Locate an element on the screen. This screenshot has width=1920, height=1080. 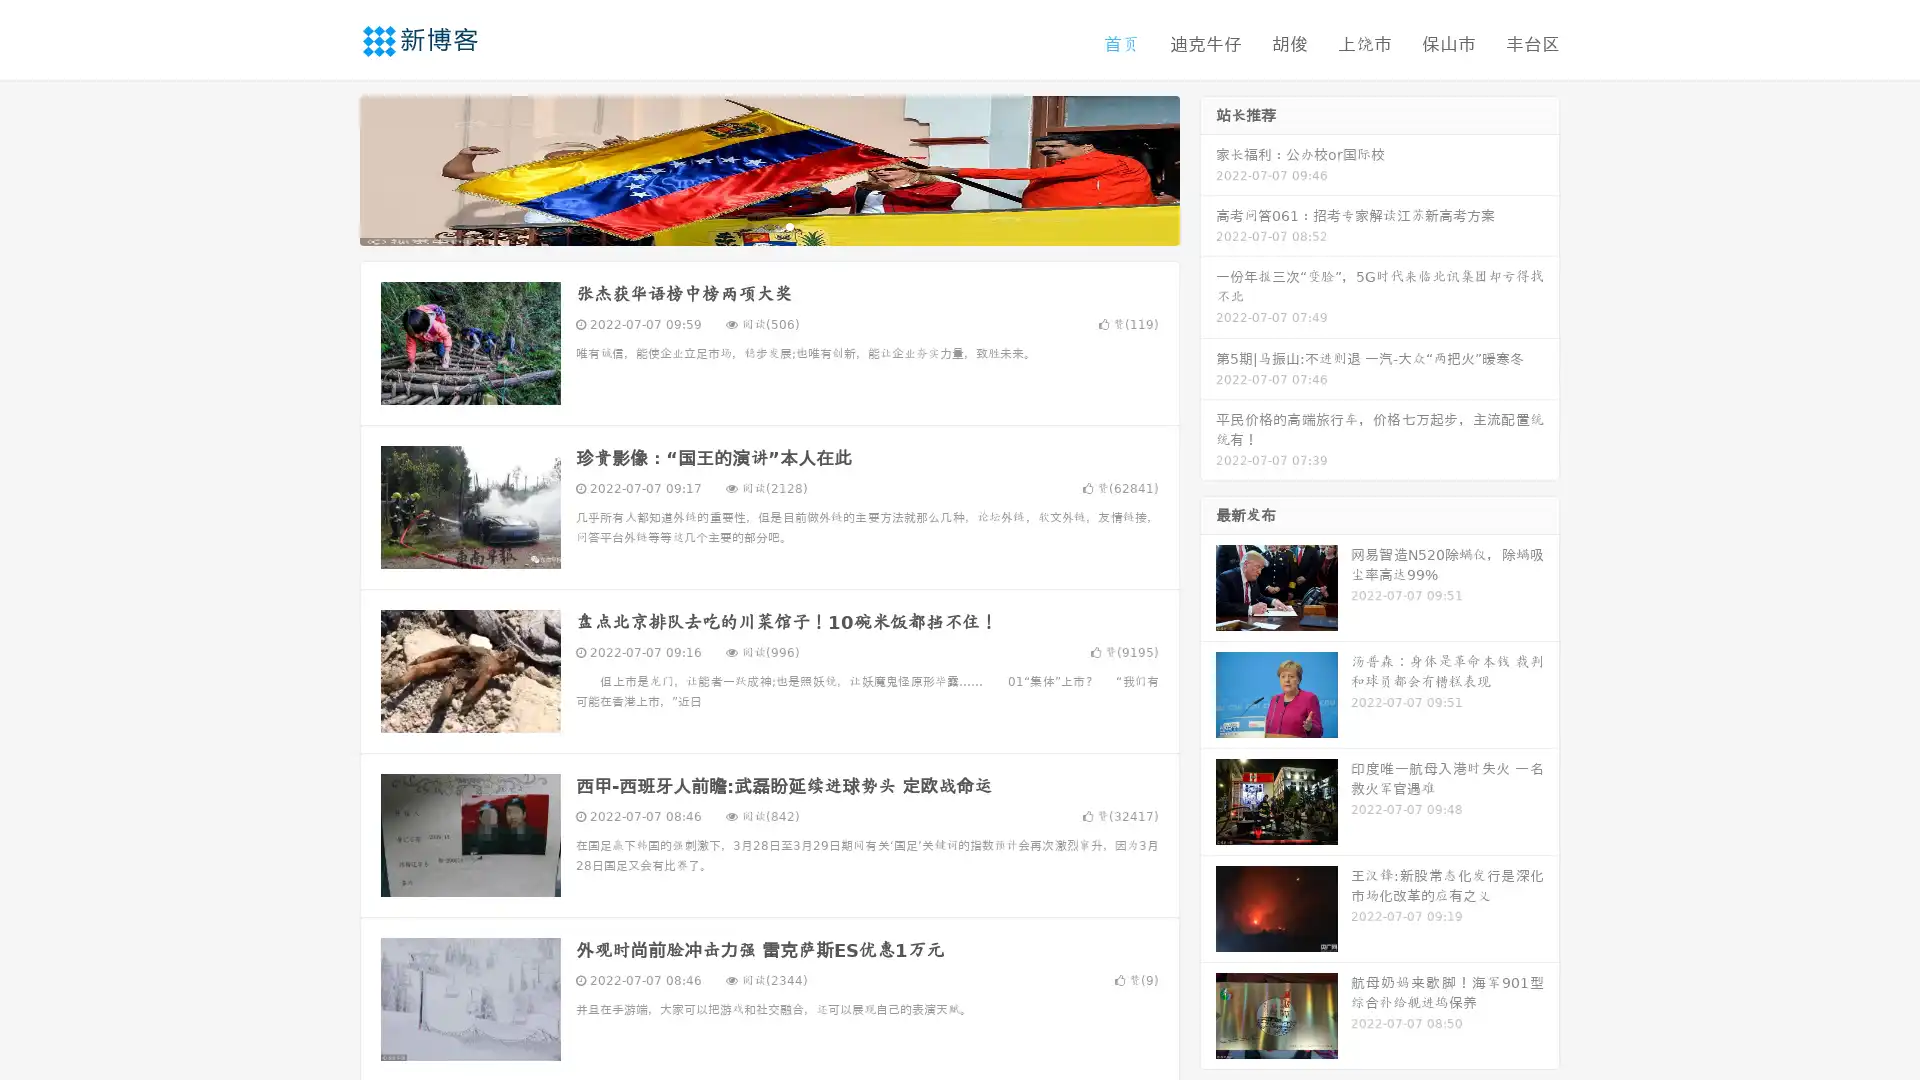
Next slide is located at coordinates (1208, 168).